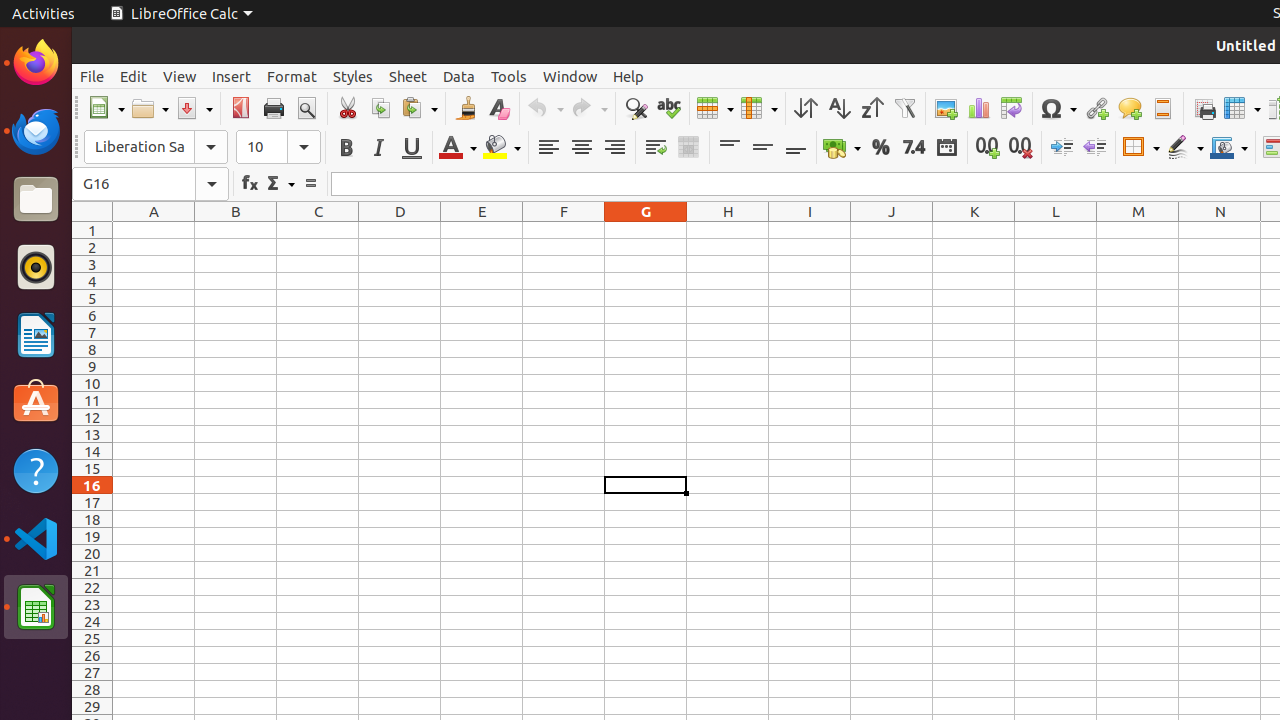 Image resolution: width=1280 pixels, height=720 pixels. What do you see at coordinates (456, 146) in the screenshot?
I see `'Font Color'` at bounding box center [456, 146].